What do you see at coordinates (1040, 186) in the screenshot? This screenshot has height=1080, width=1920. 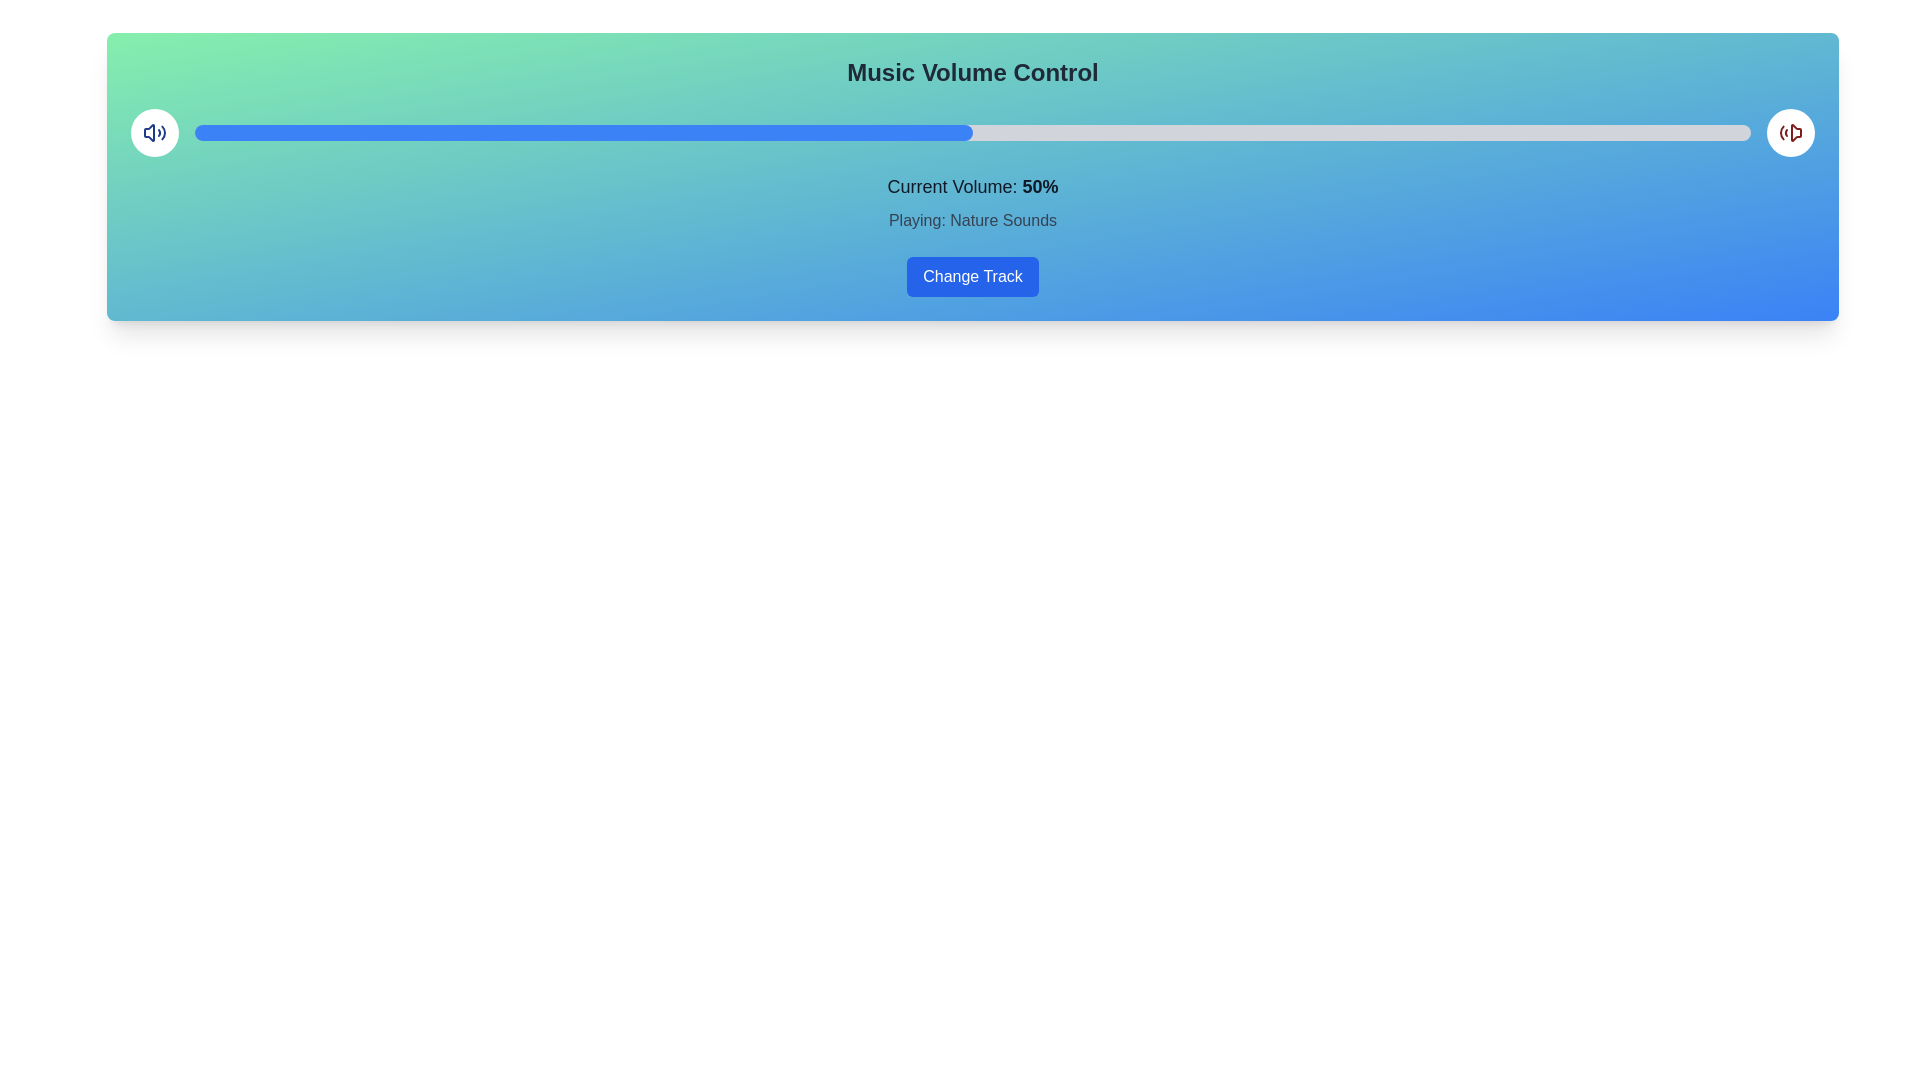 I see `the volume level label that displays the current volume percentage, located to the right of 'Current Volume:' and slightly below the progress bar` at bounding box center [1040, 186].